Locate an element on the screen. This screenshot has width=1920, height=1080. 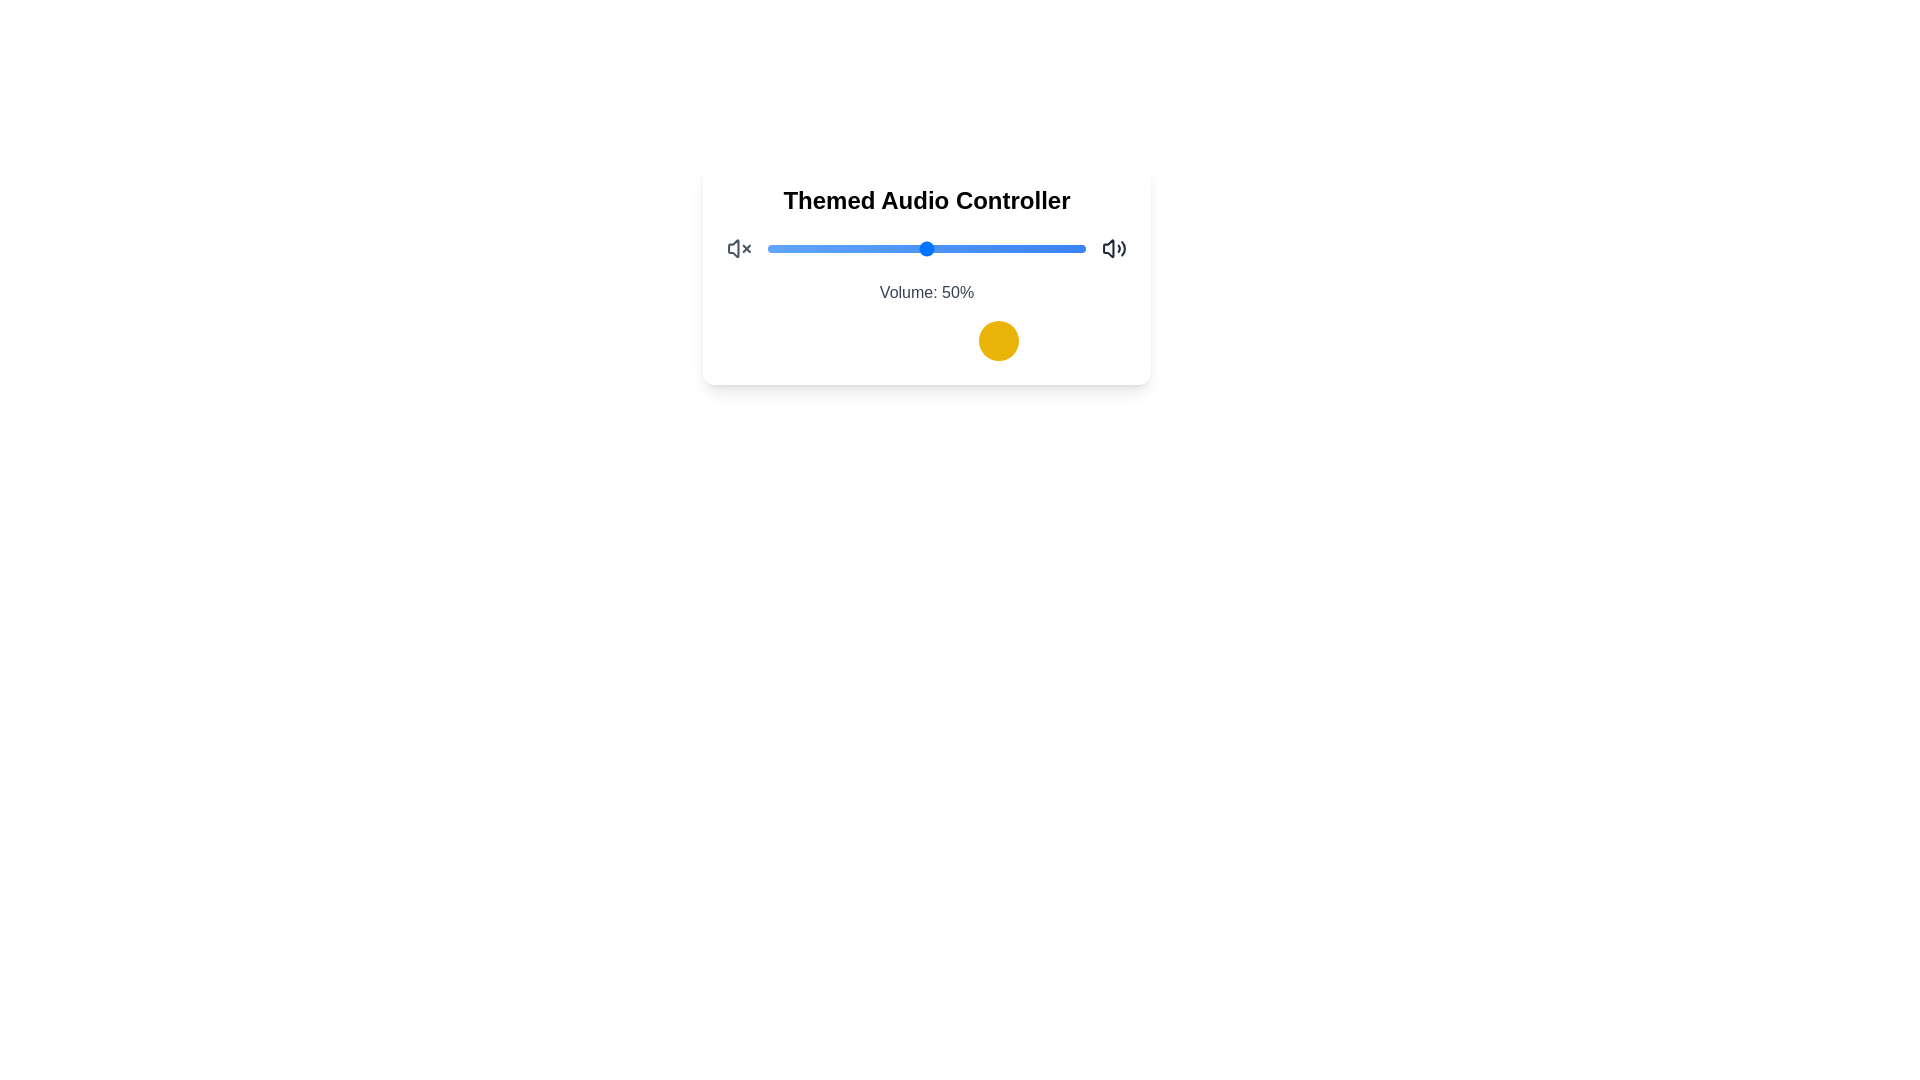
the green button to change the theme is located at coordinates (949, 339).